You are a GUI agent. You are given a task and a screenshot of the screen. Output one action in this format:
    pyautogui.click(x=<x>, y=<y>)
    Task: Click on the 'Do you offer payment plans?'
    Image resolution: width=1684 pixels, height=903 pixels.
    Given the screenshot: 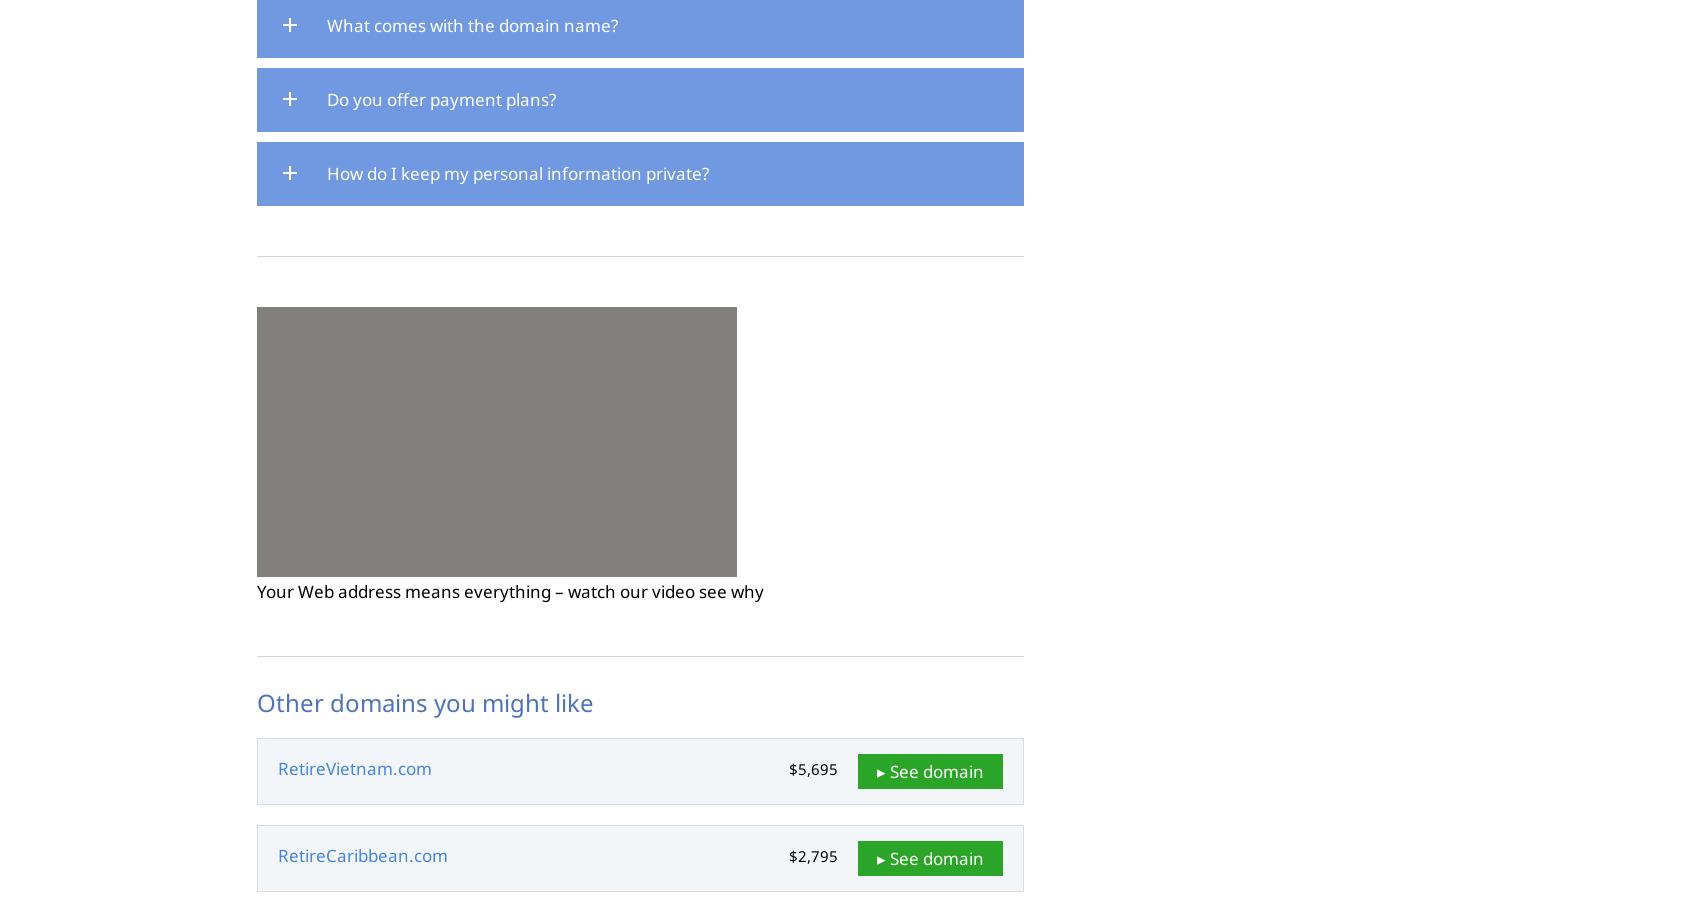 What is the action you would take?
    pyautogui.click(x=440, y=99)
    